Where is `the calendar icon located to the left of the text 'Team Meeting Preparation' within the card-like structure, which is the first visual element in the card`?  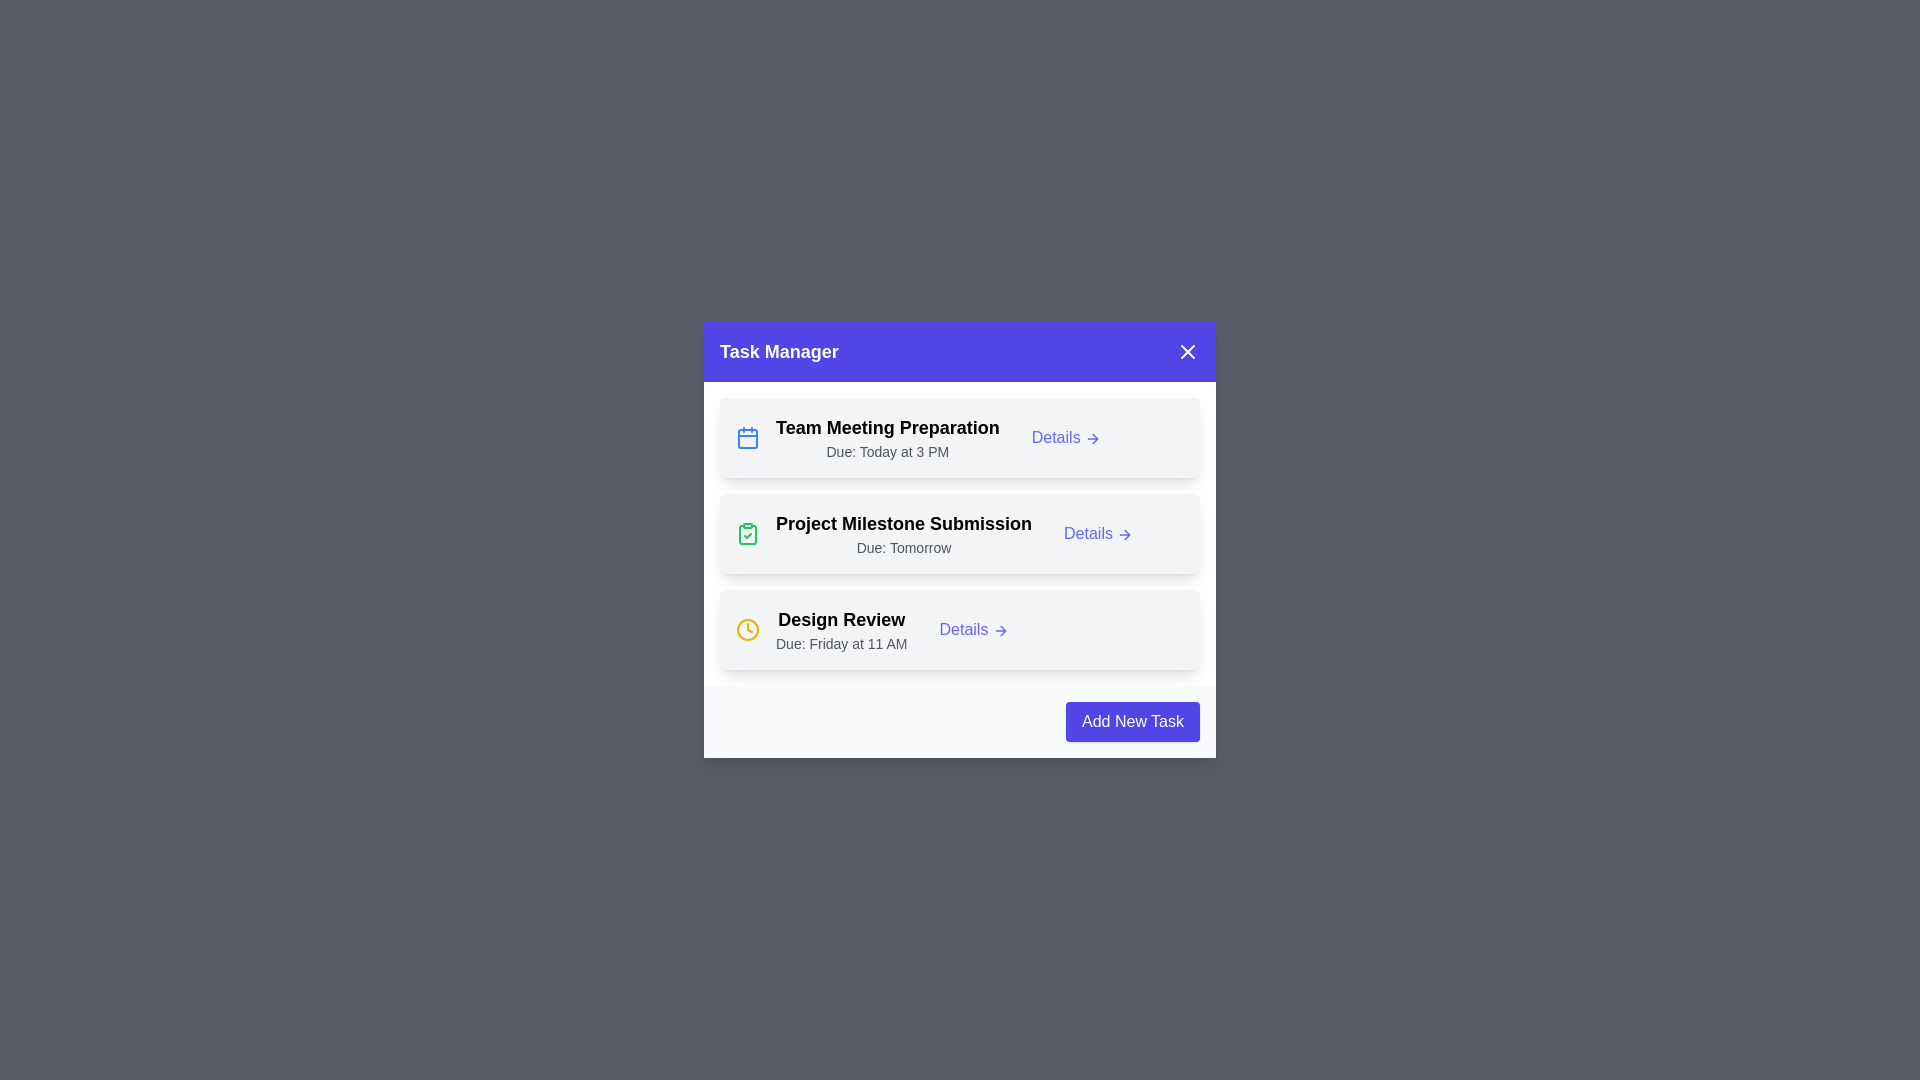
the calendar icon located to the left of the text 'Team Meeting Preparation' within the card-like structure, which is the first visual element in the card is located at coordinates (747, 437).